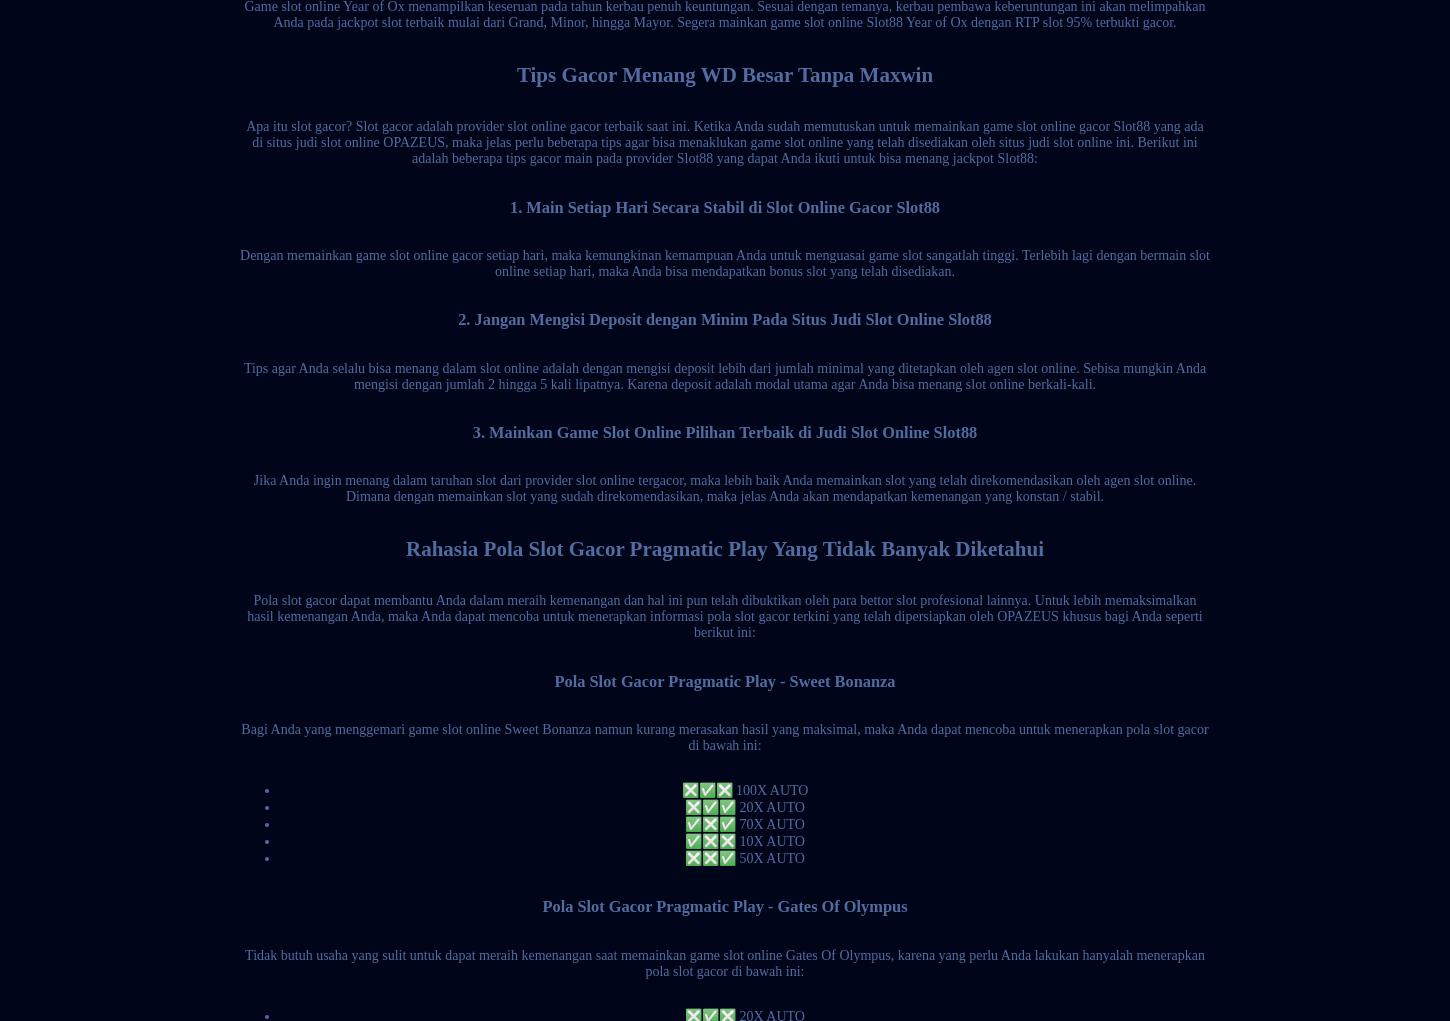 This screenshot has height=1021, width=1450. I want to click on 'Pola Slot Gacor Pragmatic Play - Sweet Bonanza', so click(723, 680).